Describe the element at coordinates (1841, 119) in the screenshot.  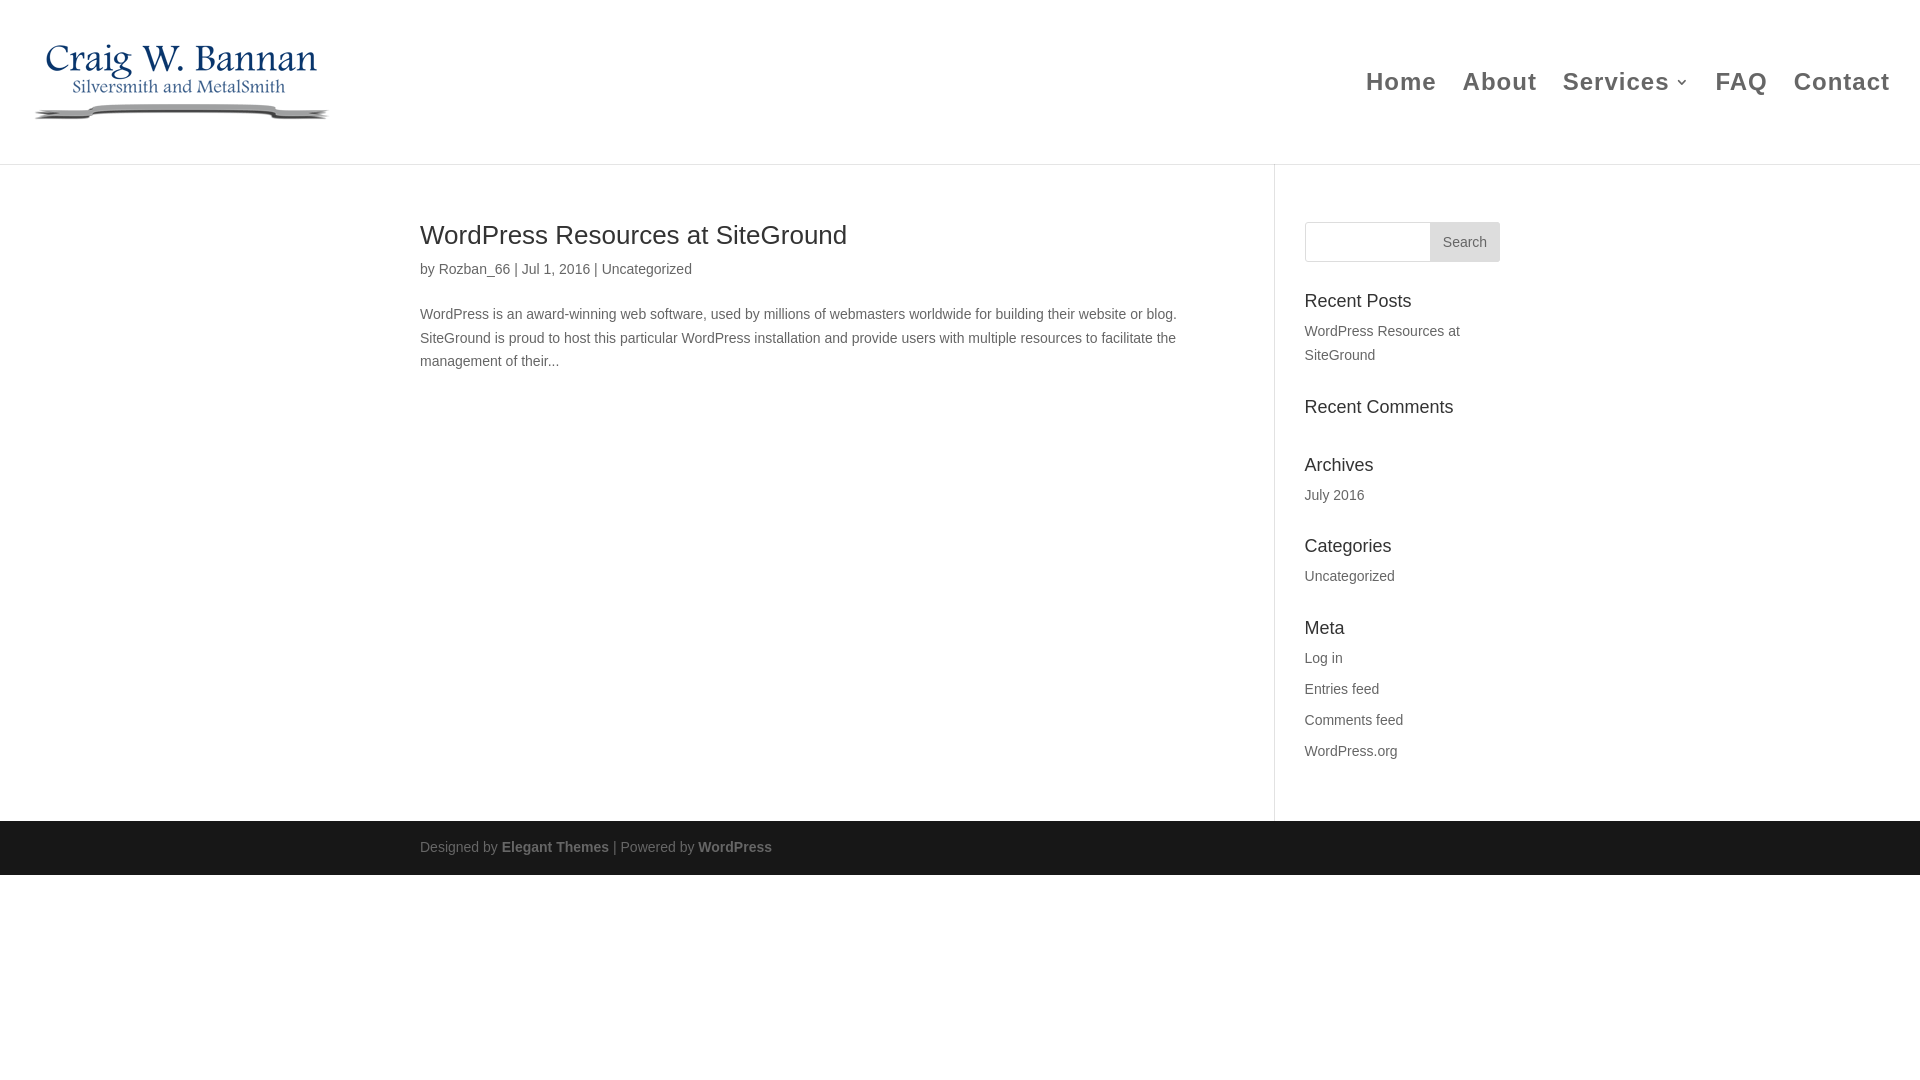
I see `'Contact'` at that location.